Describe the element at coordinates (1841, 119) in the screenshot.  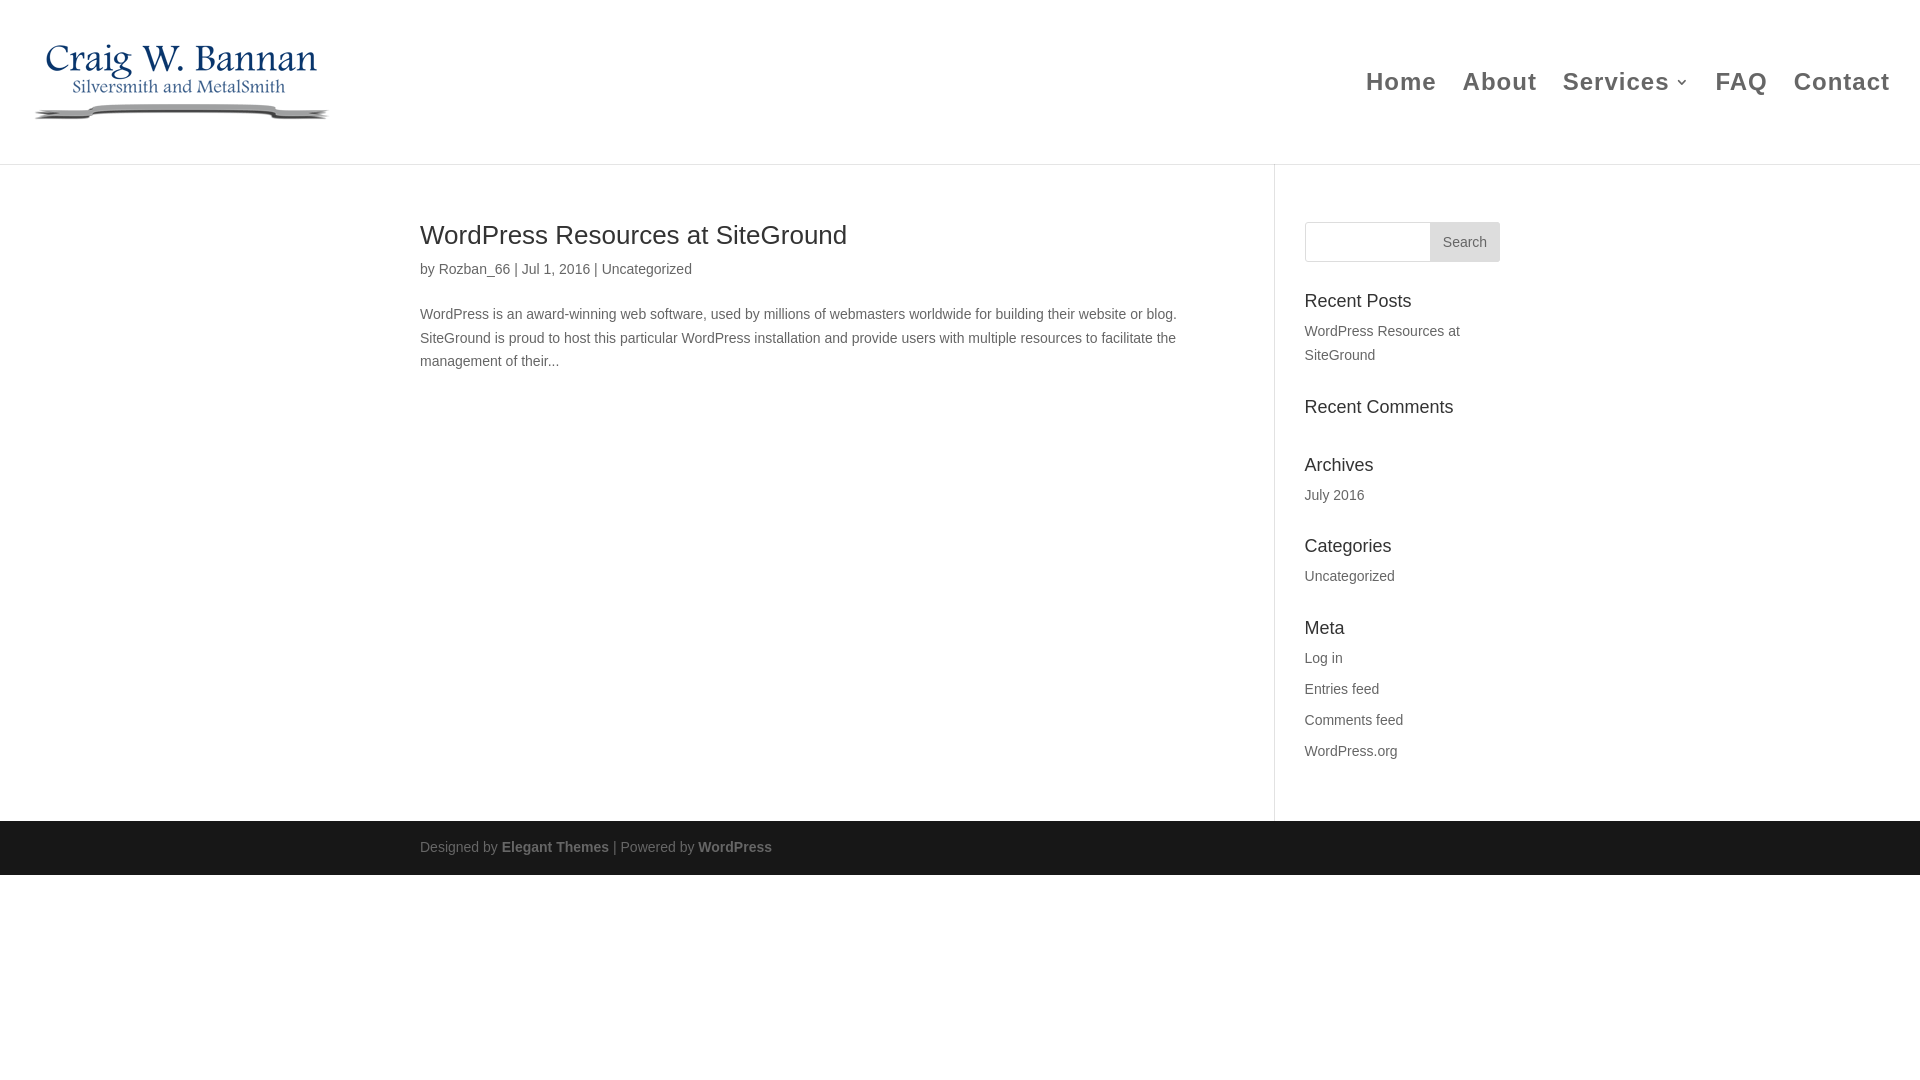
I see `'Contact'` at that location.